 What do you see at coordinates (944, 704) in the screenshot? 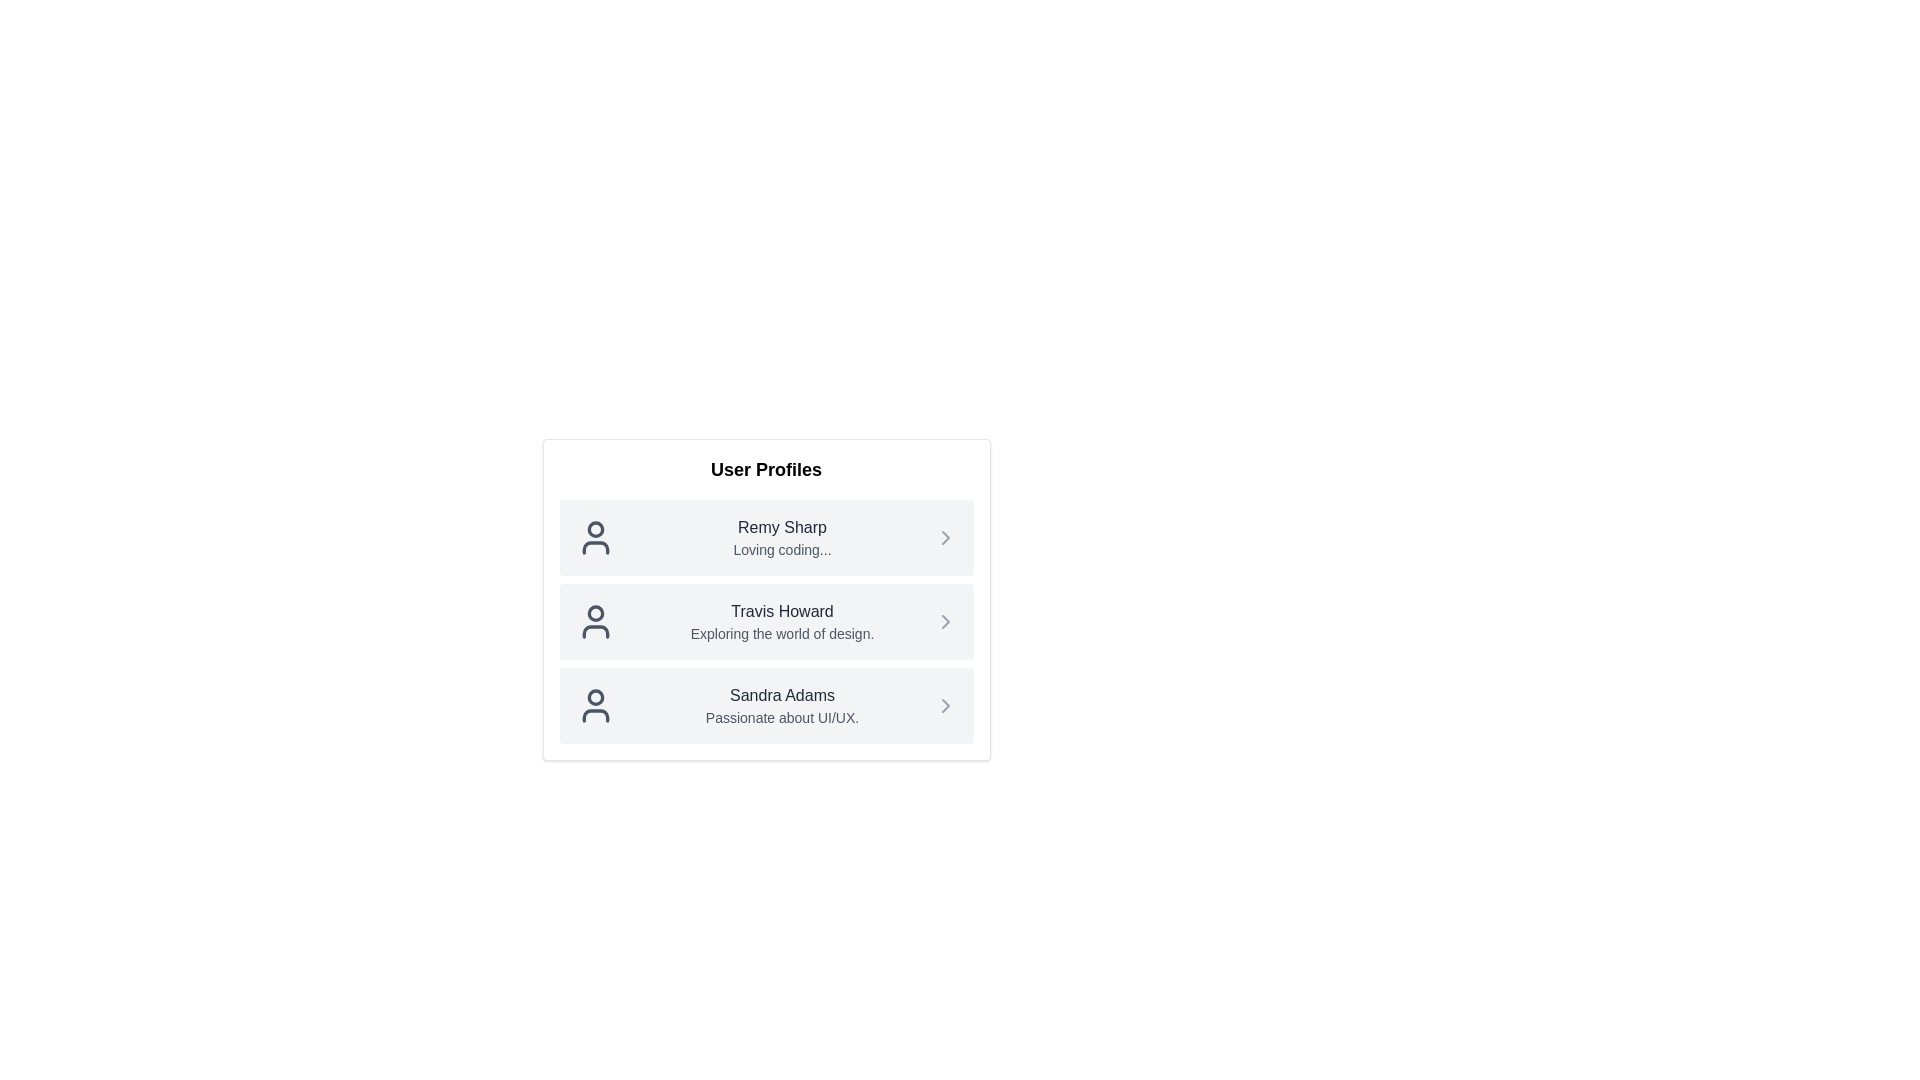
I see `the right-pointing arrow icon, which is outlined in gray and located adjacent to the text 'Sandra Adams Passionate about UI/UX.'` at bounding box center [944, 704].